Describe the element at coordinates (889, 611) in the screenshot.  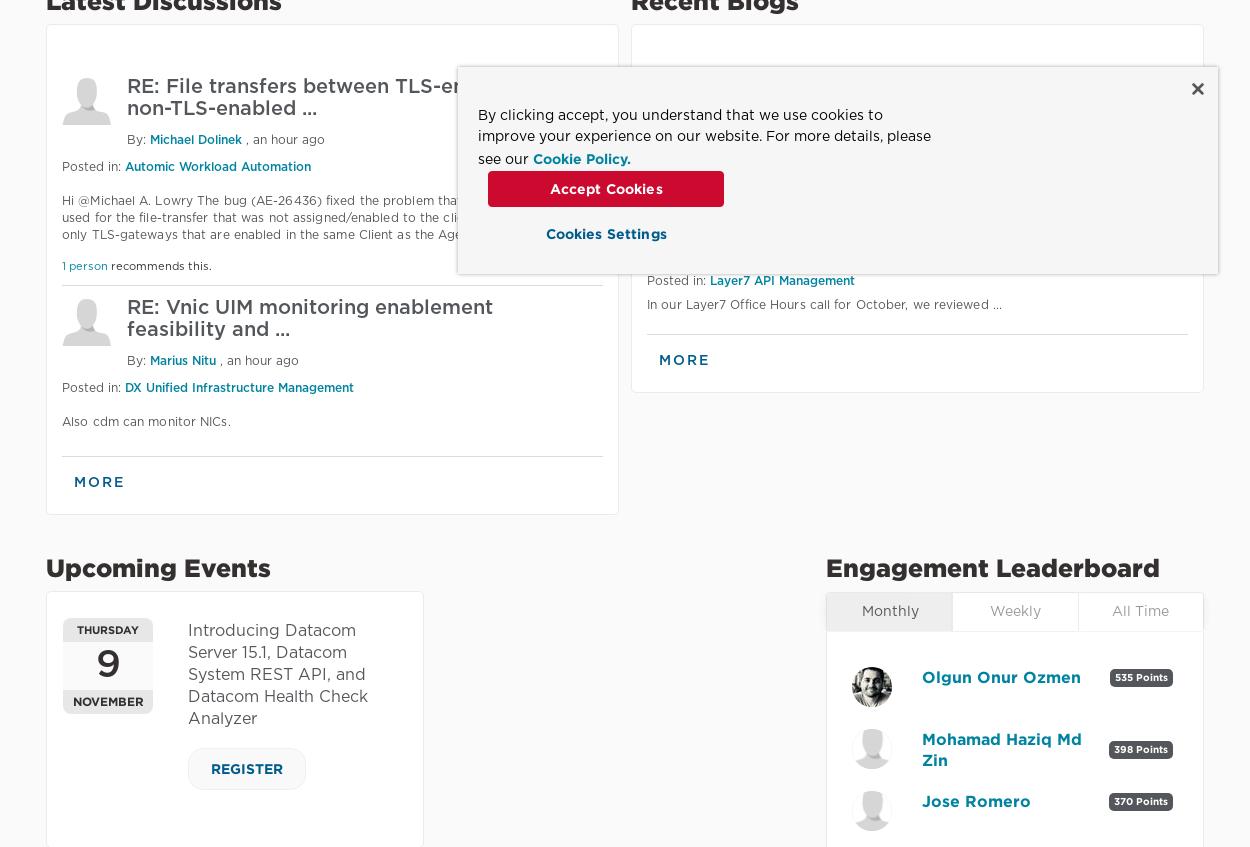
I see `'Monthly'` at that location.